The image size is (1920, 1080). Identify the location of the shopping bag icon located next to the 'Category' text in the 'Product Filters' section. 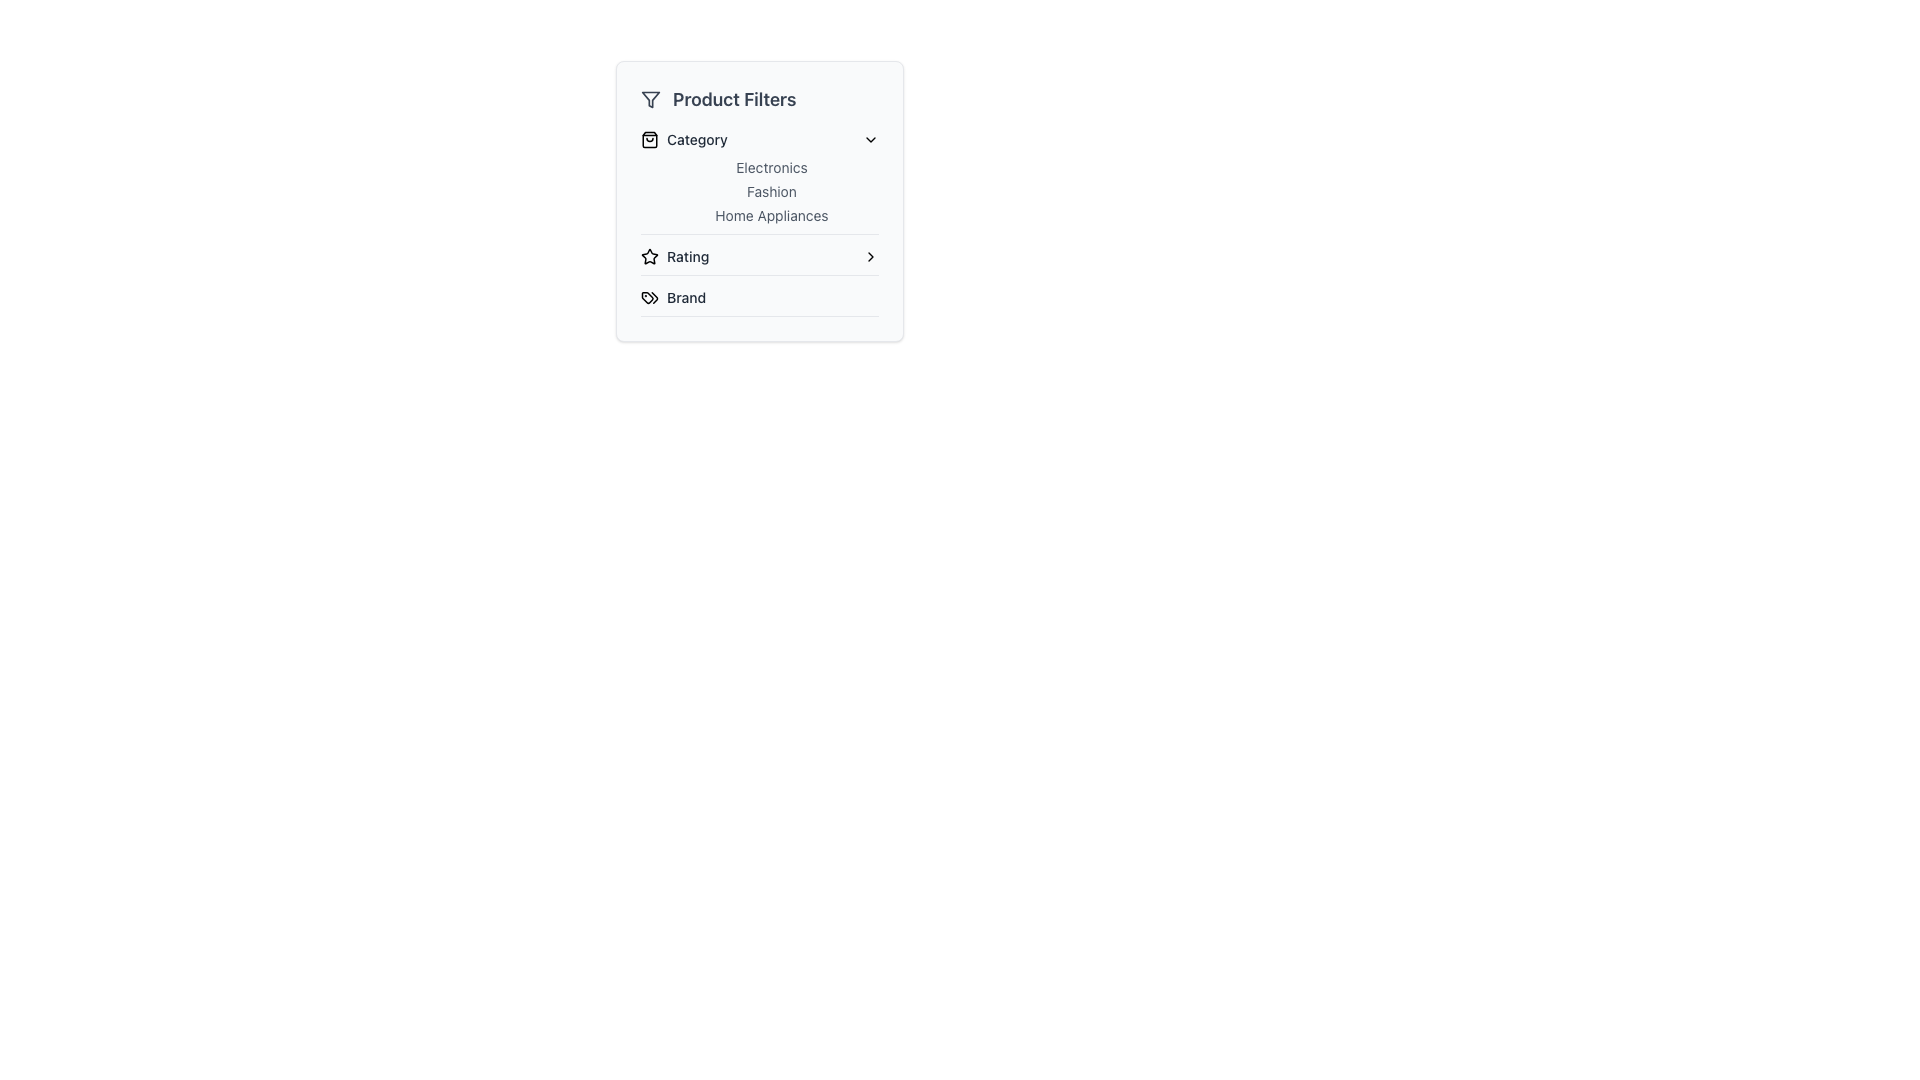
(649, 138).